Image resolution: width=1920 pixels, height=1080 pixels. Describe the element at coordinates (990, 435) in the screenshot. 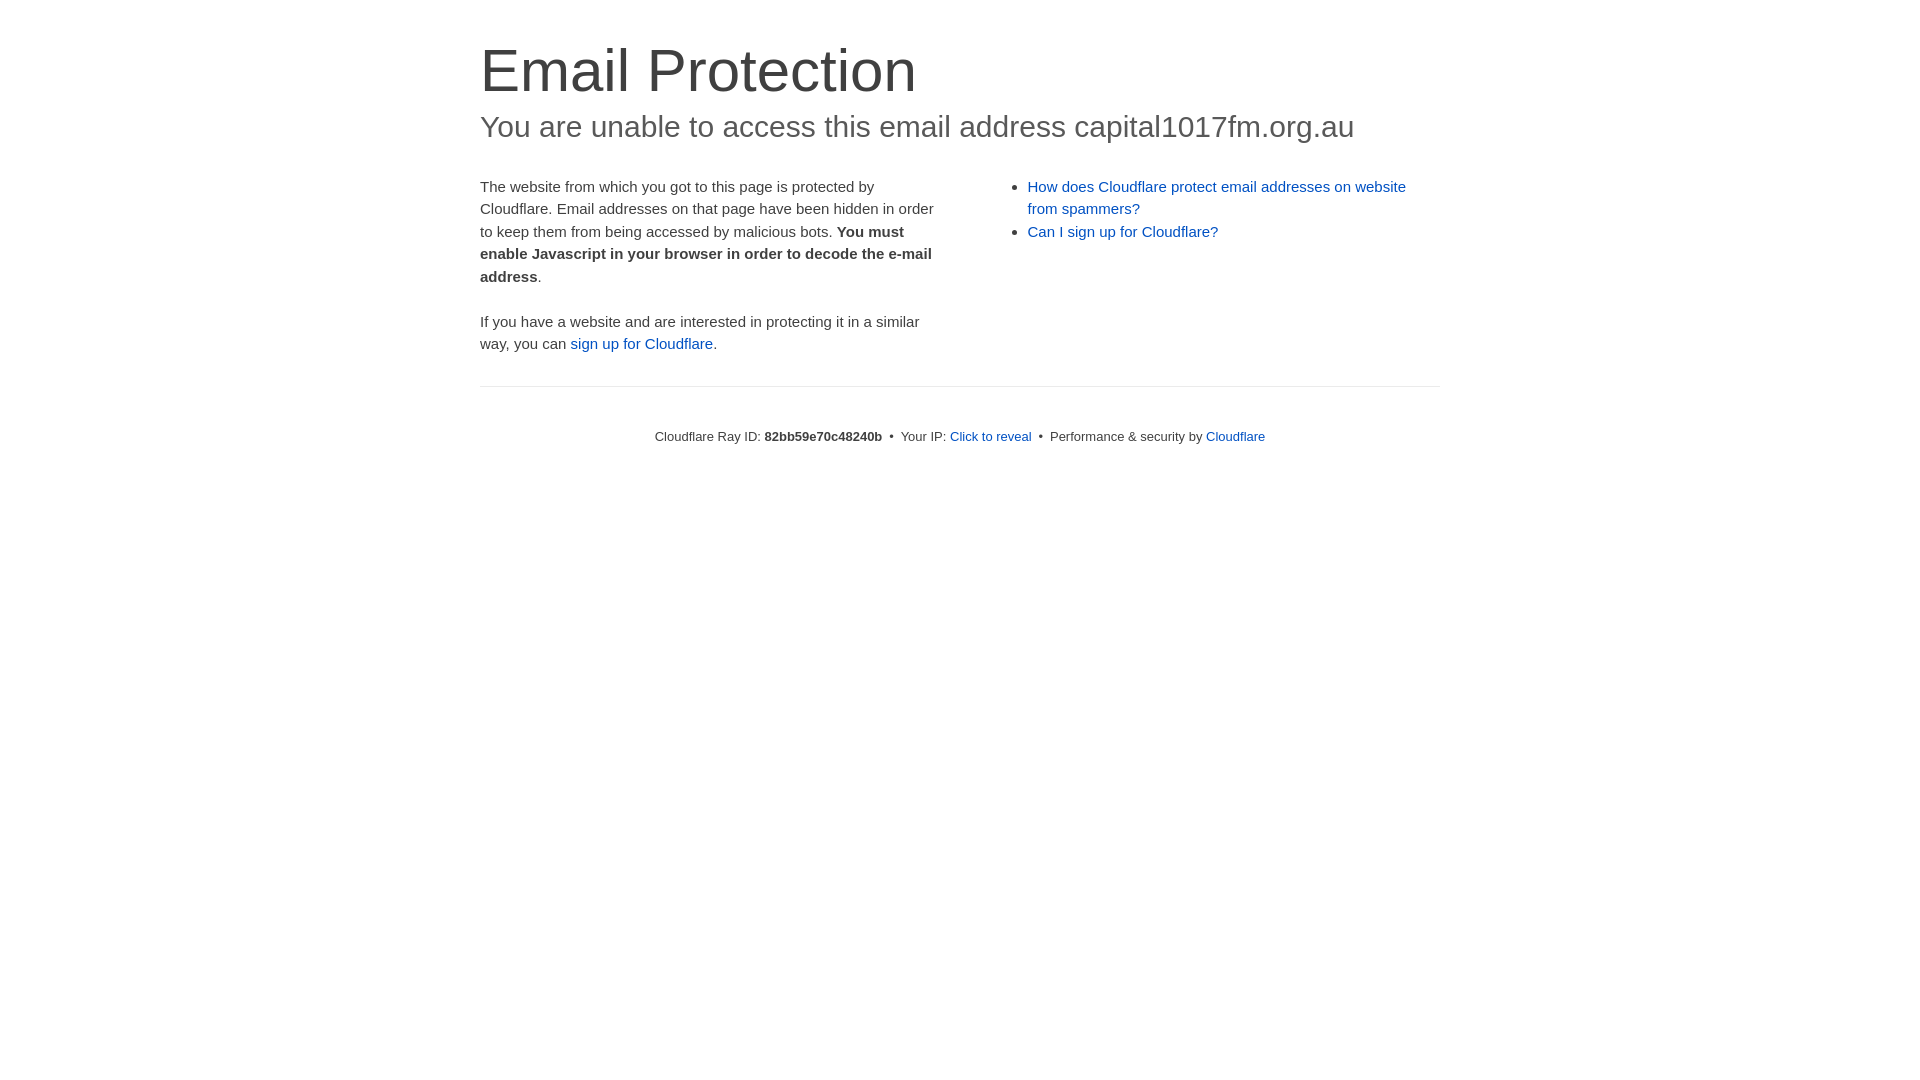

I see `'Click to reveal'` at that location.